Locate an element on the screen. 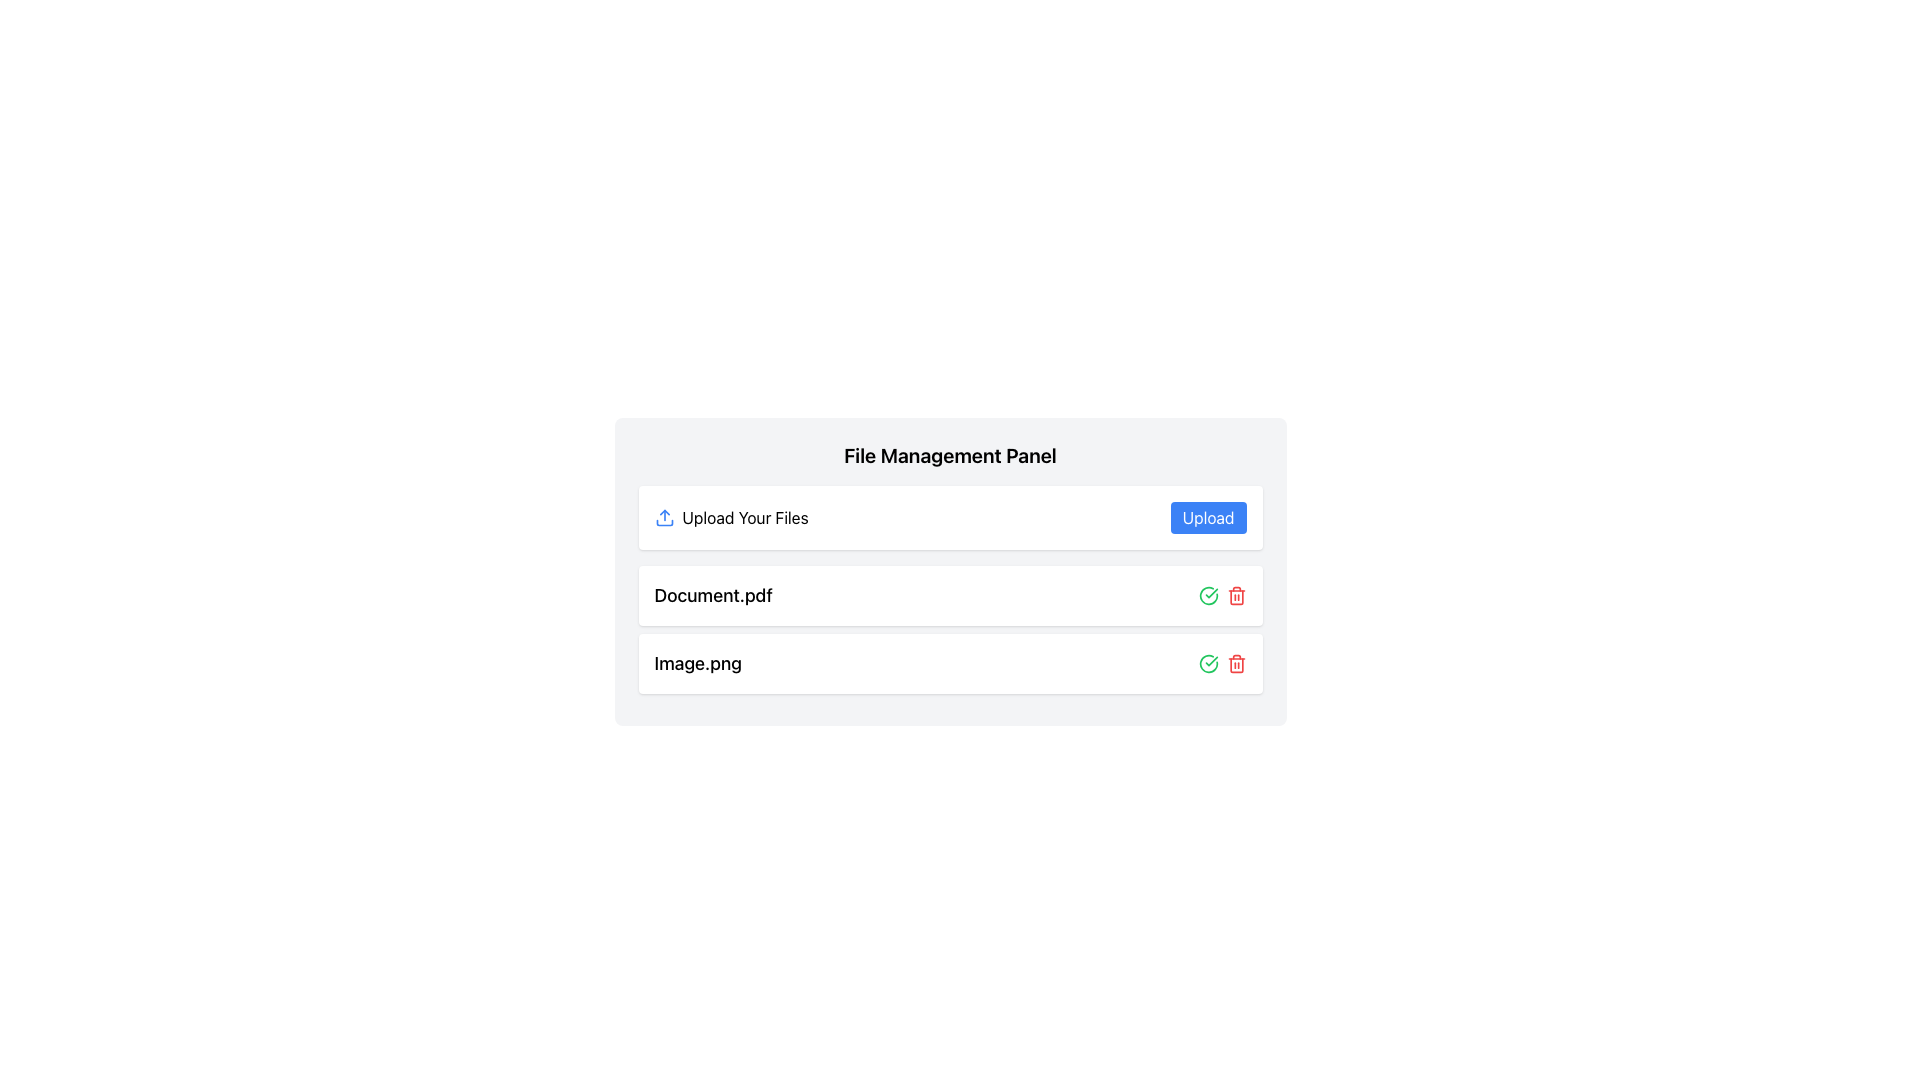 The width and height of the screenshot is (1920, 1080). the Text Label that displays the name of the file, located under the 'File Management Panel' heading and above 'Image.png' is located at coordinates (713, 595).